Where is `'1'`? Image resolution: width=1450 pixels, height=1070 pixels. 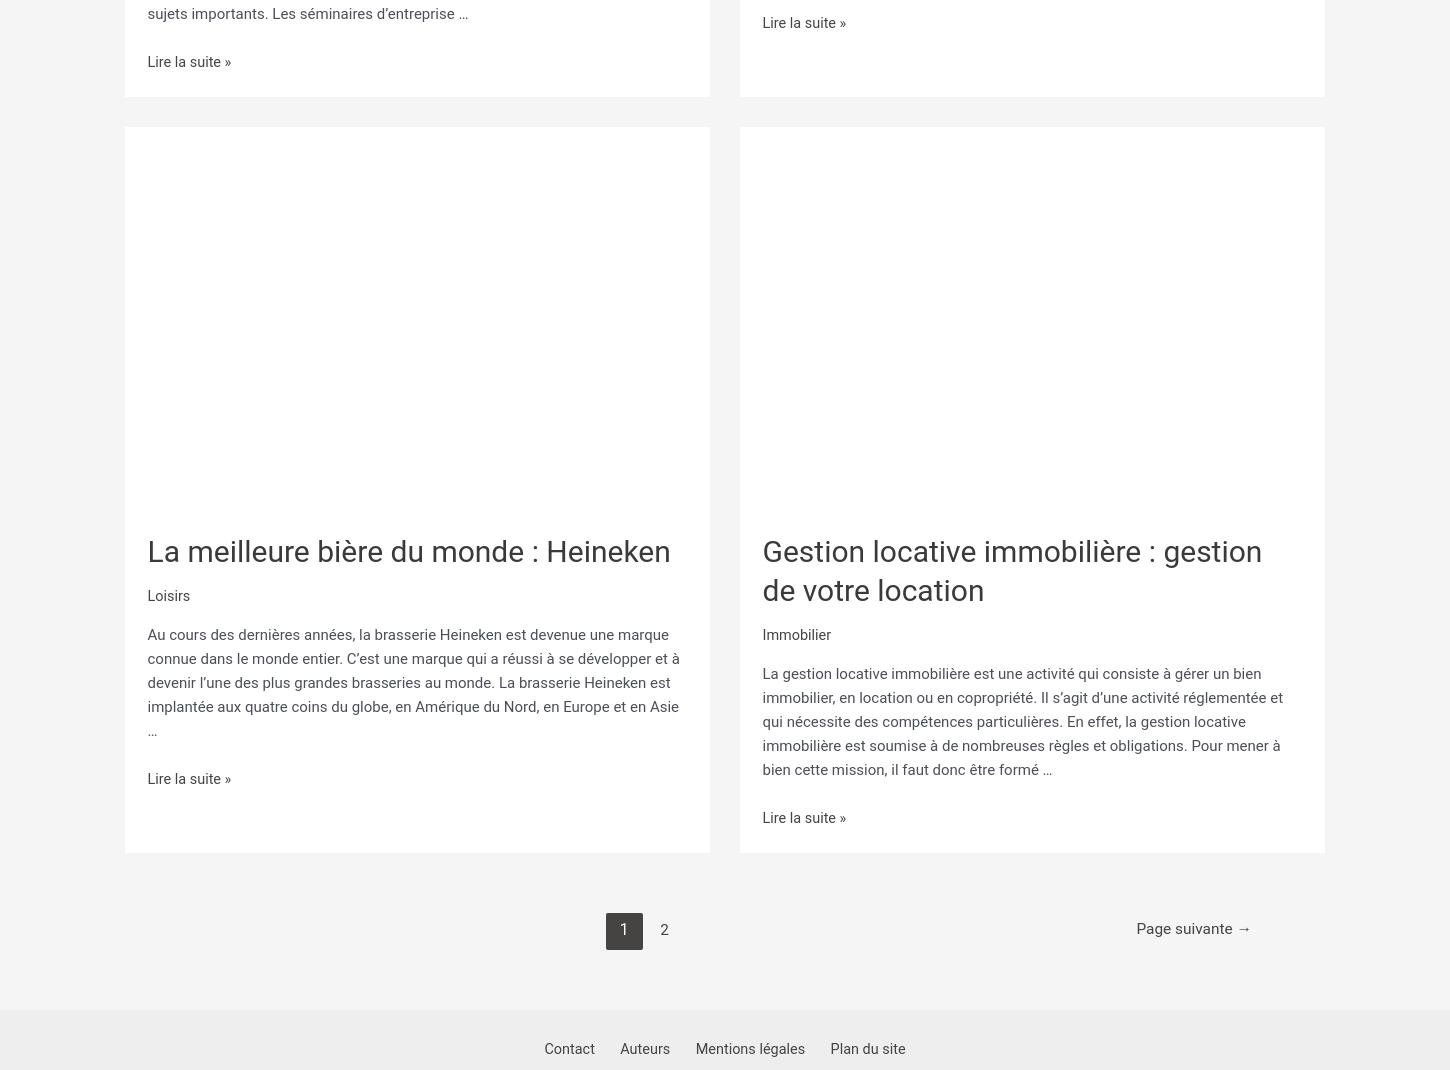
'1' is located at coordinates (619, 919).